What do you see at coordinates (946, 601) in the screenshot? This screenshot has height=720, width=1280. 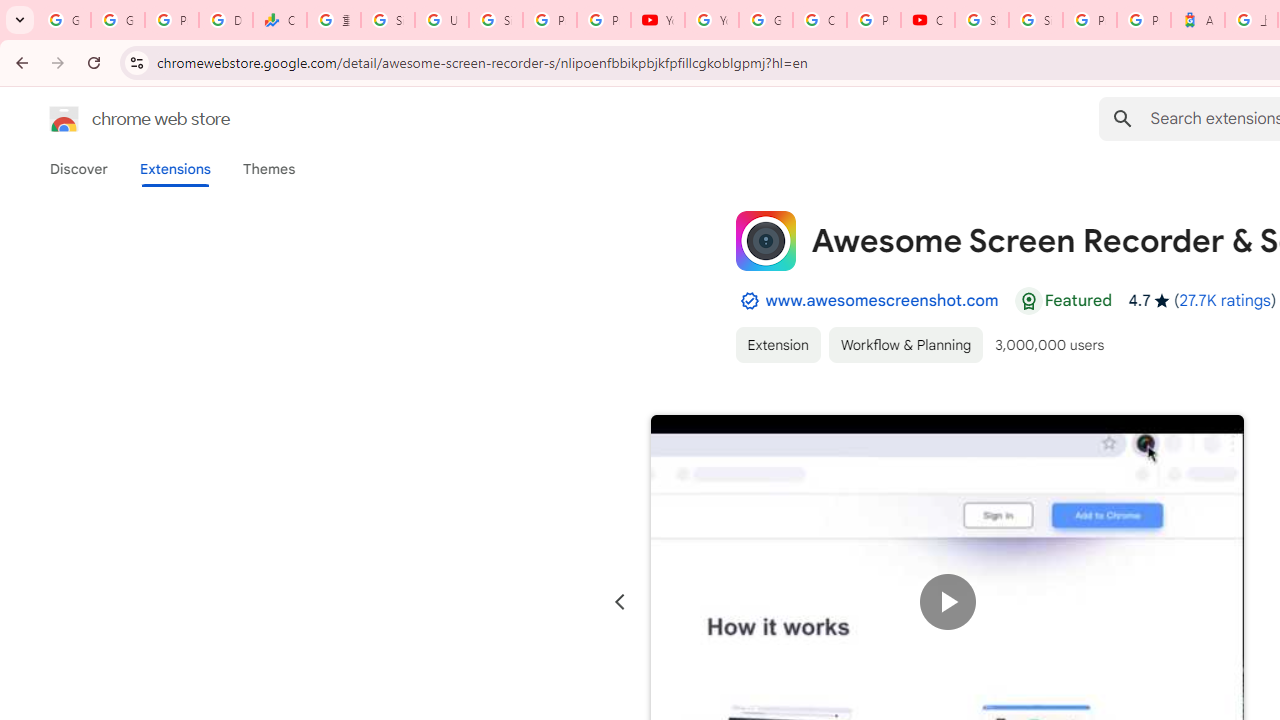 I see `'Item media 1 video'` at bounding box center [946, 601].